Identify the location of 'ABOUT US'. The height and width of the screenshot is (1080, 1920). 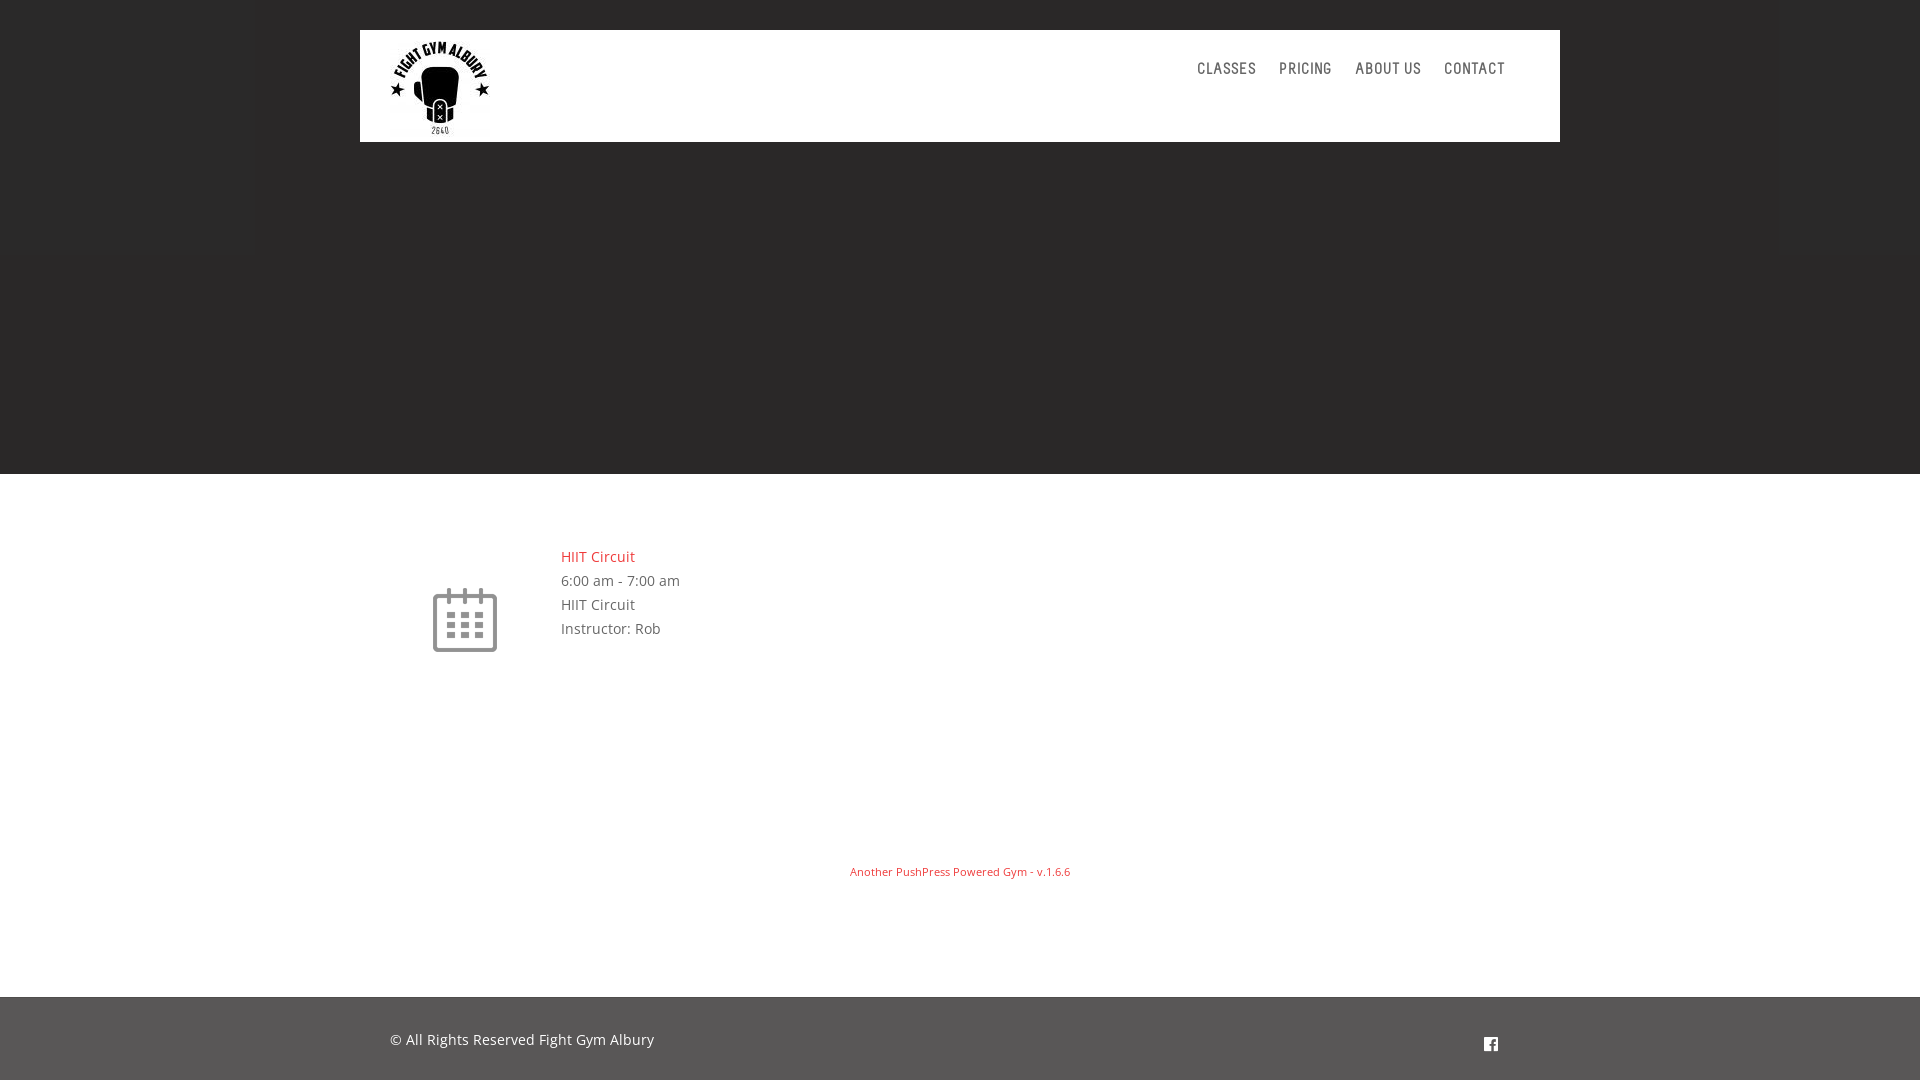
(1386, 69).